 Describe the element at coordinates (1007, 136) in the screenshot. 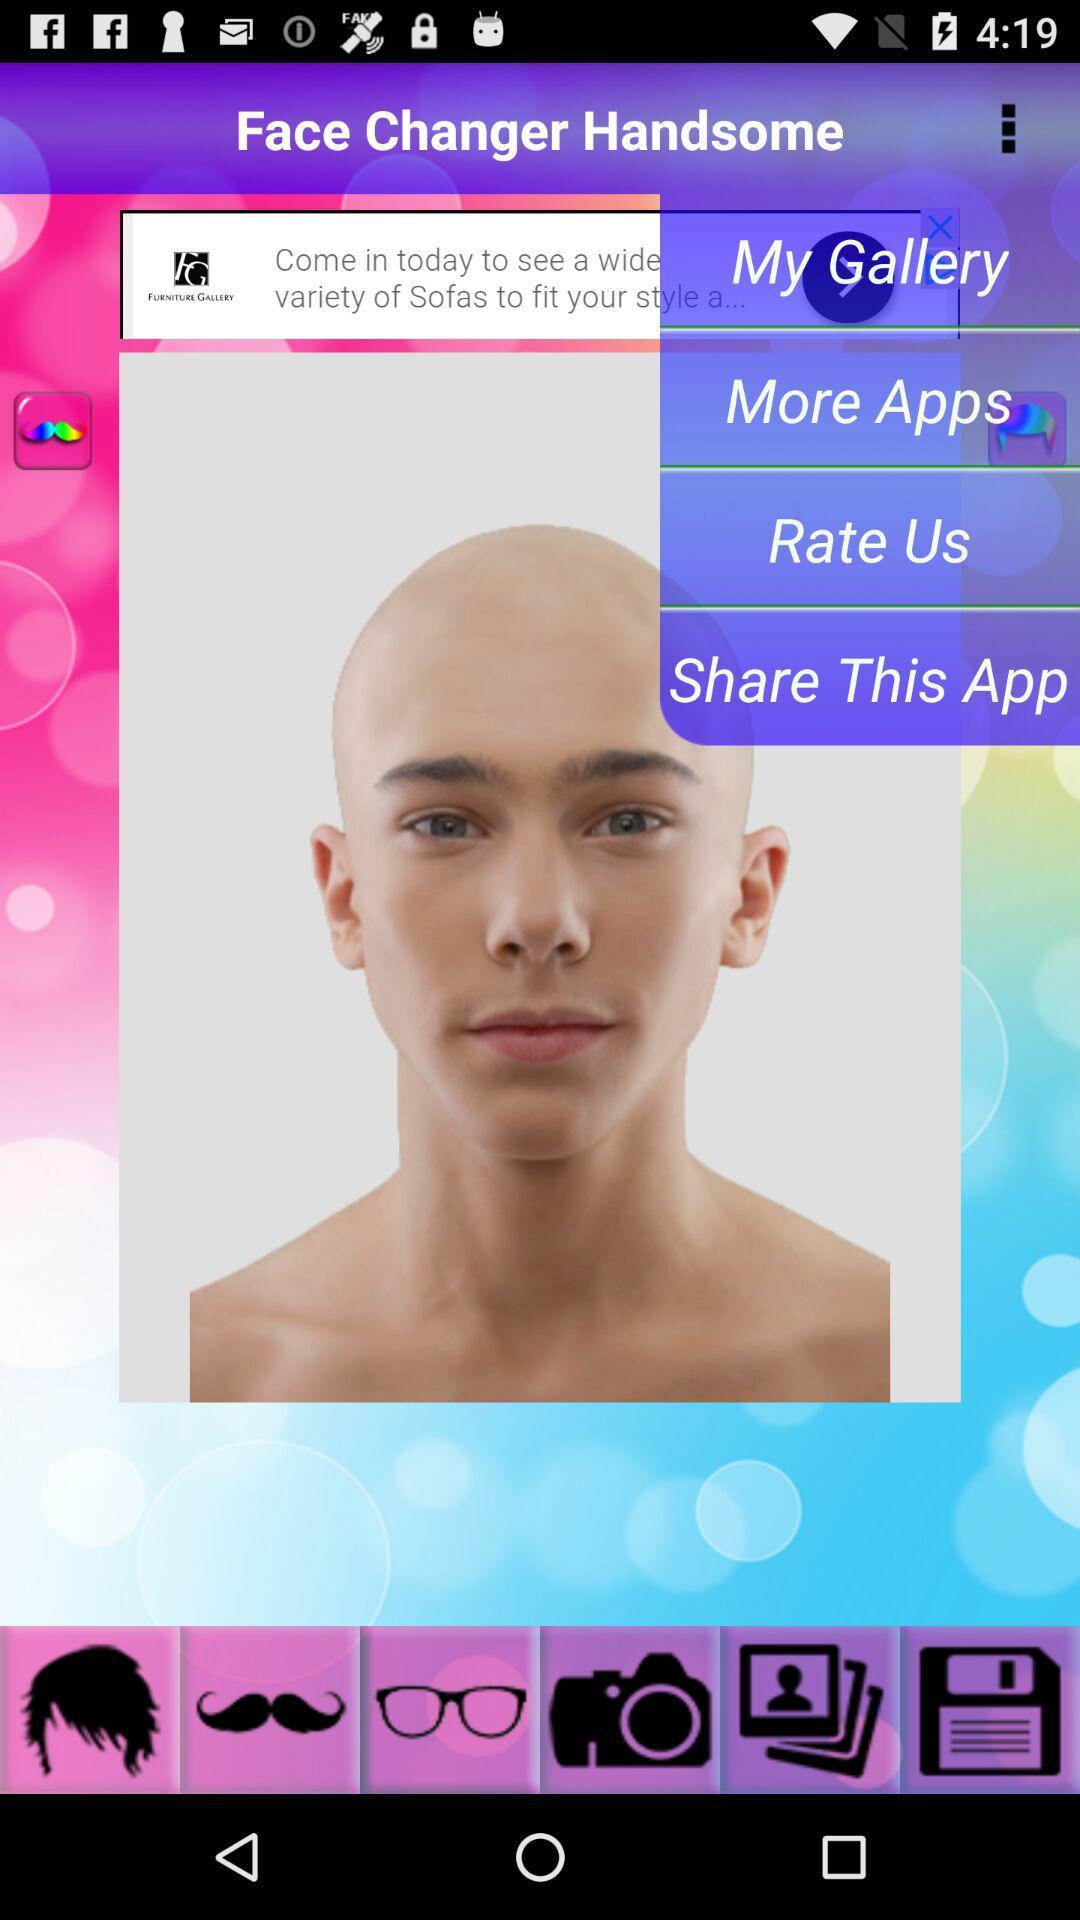

I see `the more icon` at that location.